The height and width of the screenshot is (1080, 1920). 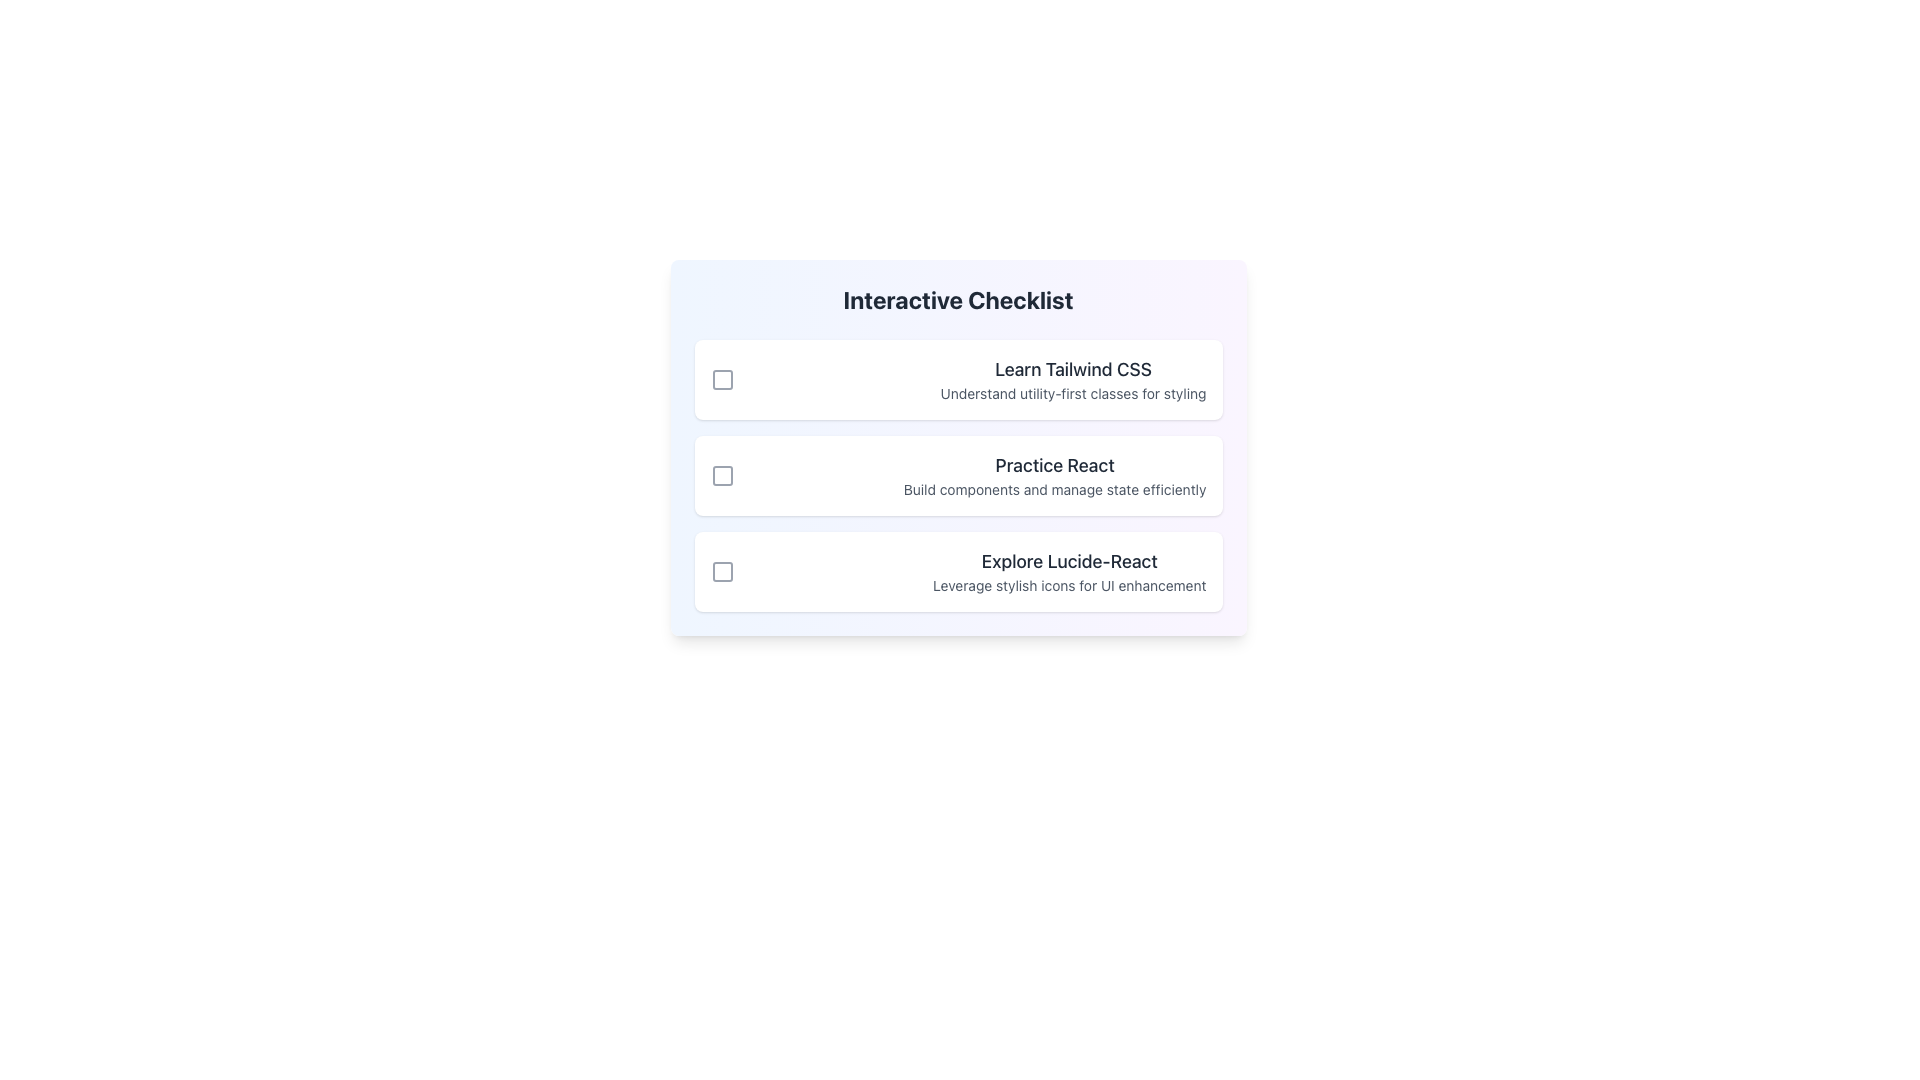 What do you see at coordinates (721, 475) in the screenshot?
I see `the interactive checkbox for the checklist item titled 'Practice React'` at bounding box center [721, 475].